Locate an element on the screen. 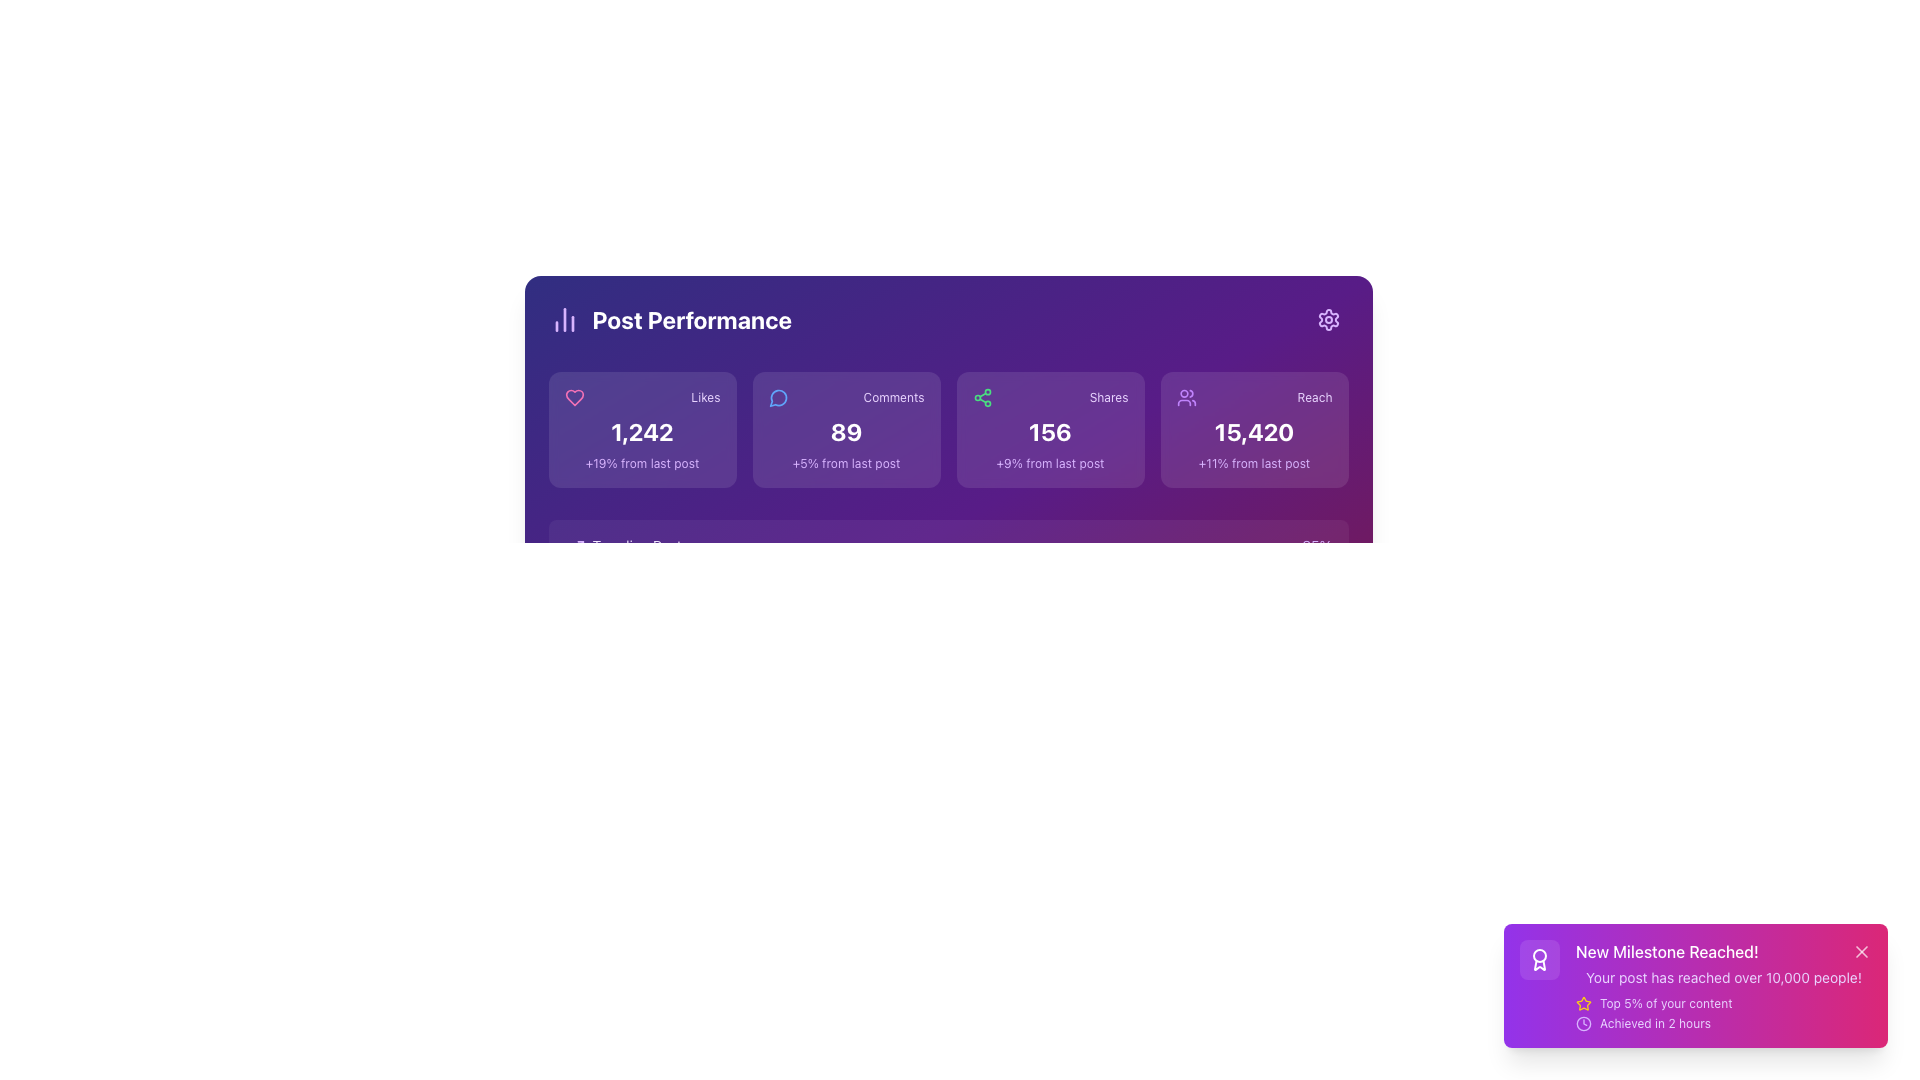 The height and width of the screenshot is (1080, 1920). the purple bar chart icon located in the top-left corner of the 'Post Performance' section is located at coordinates (563, 319).